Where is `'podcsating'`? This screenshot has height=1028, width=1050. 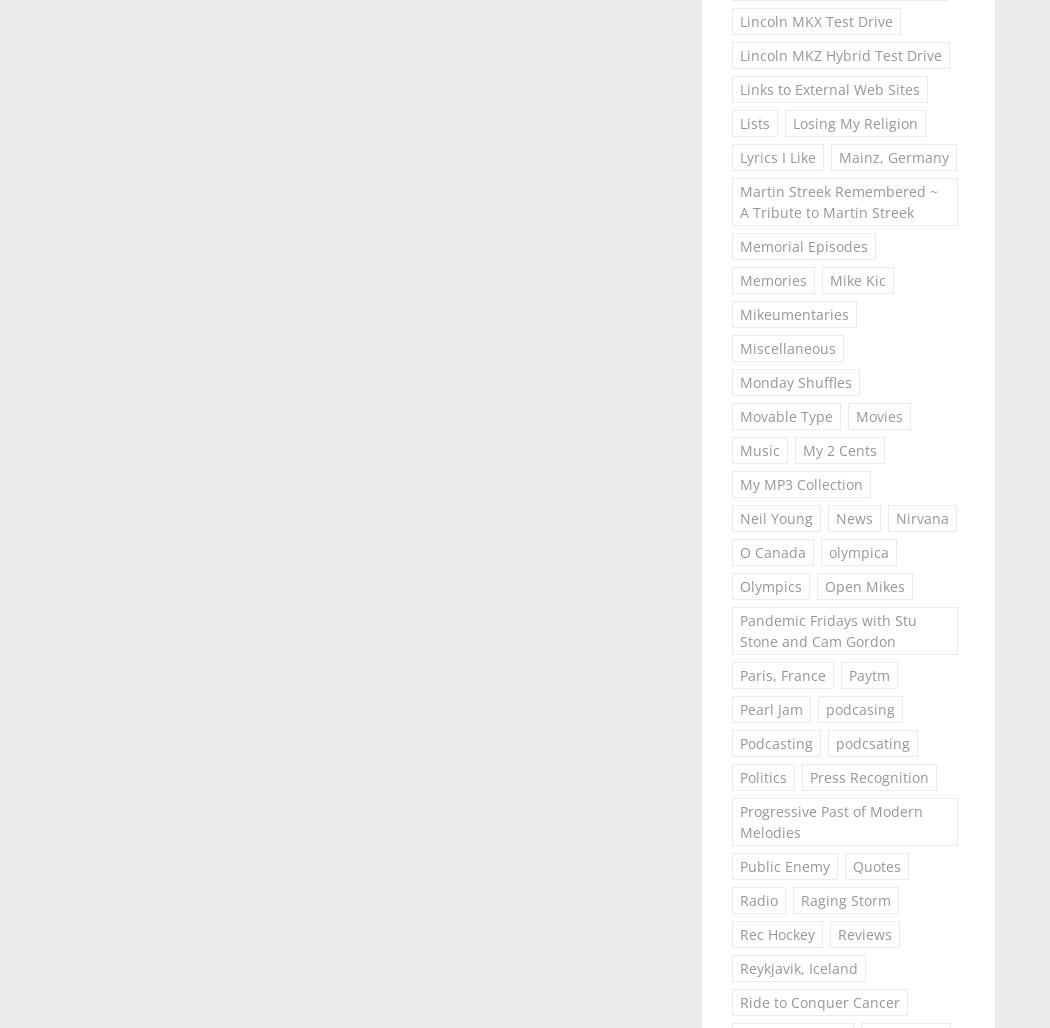
'podcsating' is located at coordinates (834, 742).